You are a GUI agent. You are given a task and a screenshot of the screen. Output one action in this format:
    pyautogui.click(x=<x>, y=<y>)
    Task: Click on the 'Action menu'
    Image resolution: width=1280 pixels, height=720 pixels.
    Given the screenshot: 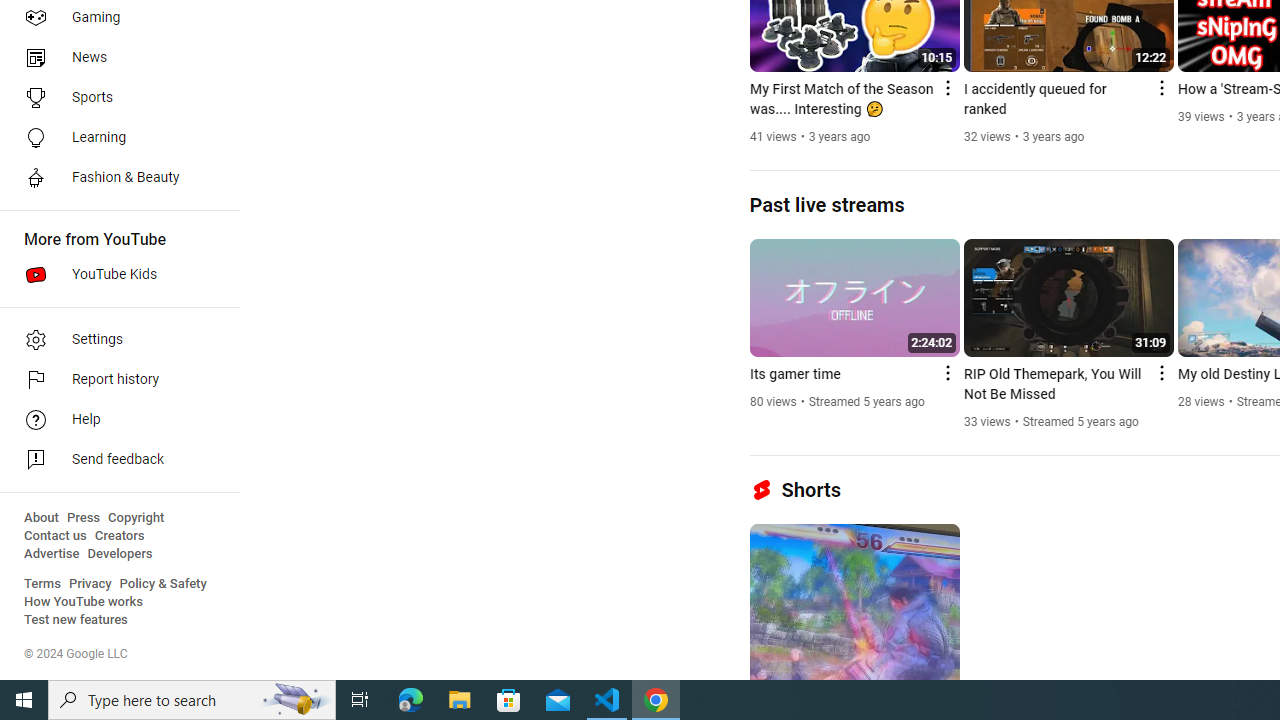 What is the action you would take?
    pyautogui.click(x=1160, y=372)
    